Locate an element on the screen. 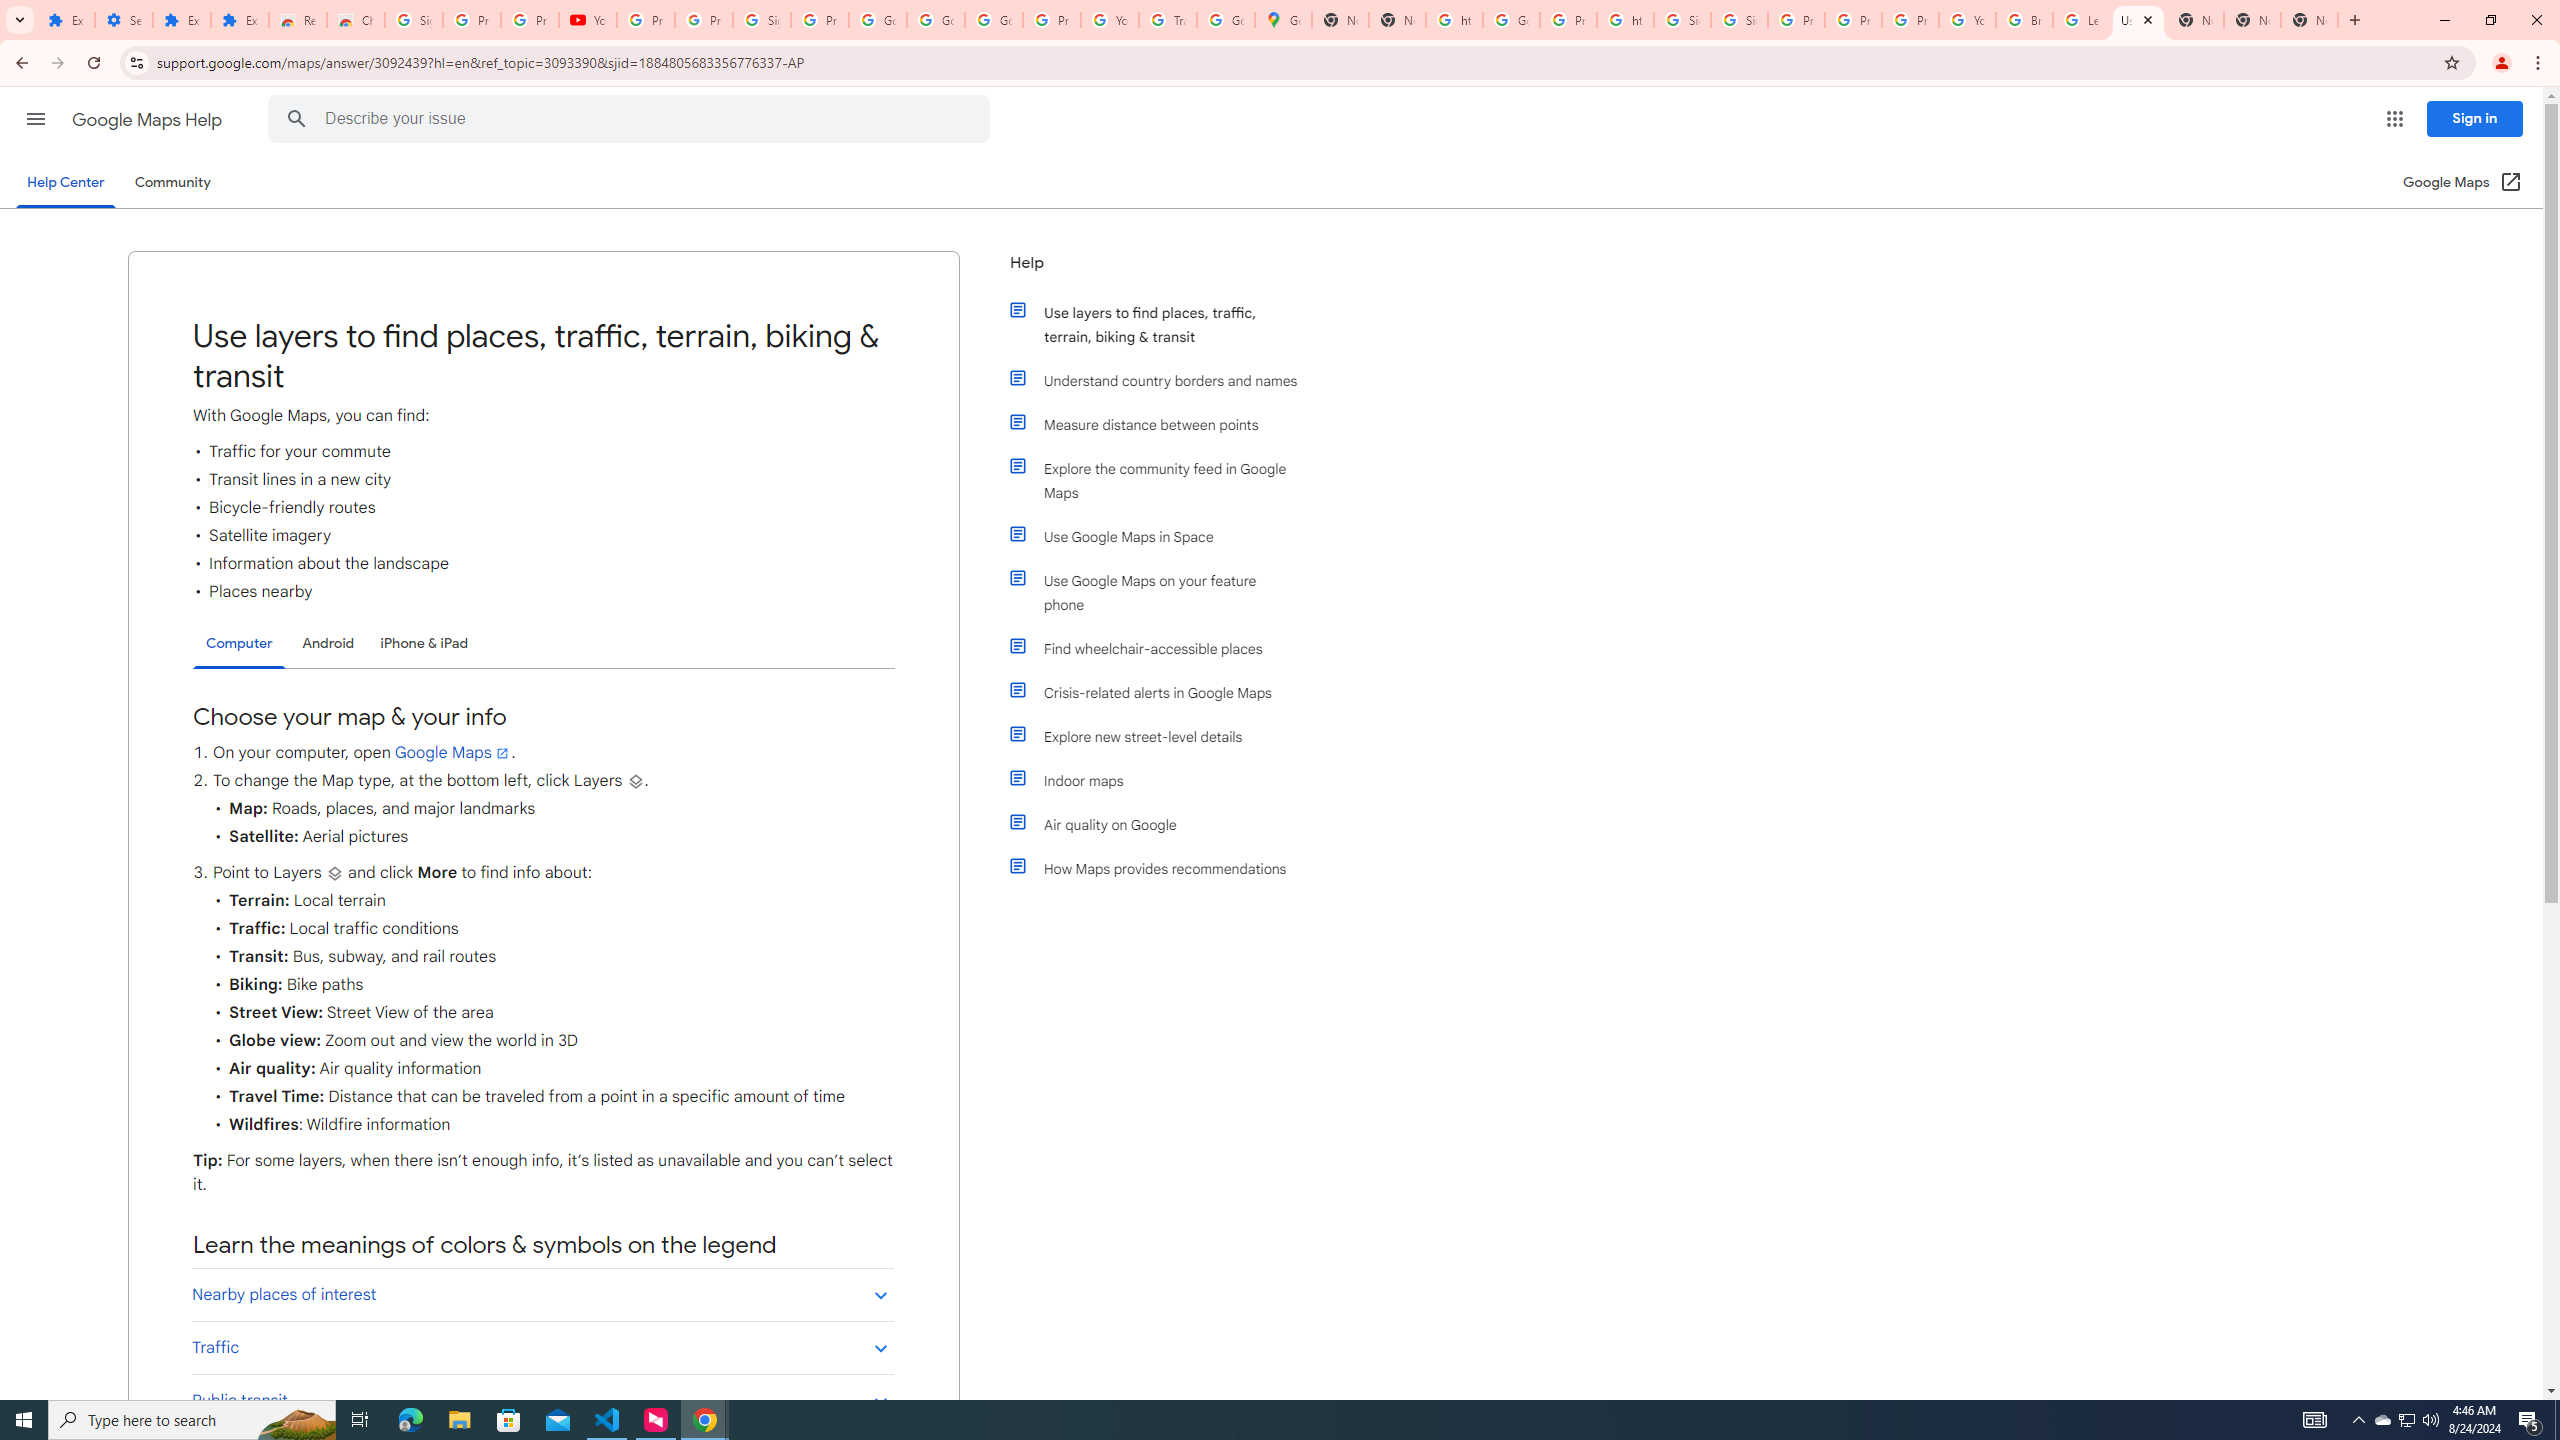  'Extensions' is located at coordinates (65, 19).